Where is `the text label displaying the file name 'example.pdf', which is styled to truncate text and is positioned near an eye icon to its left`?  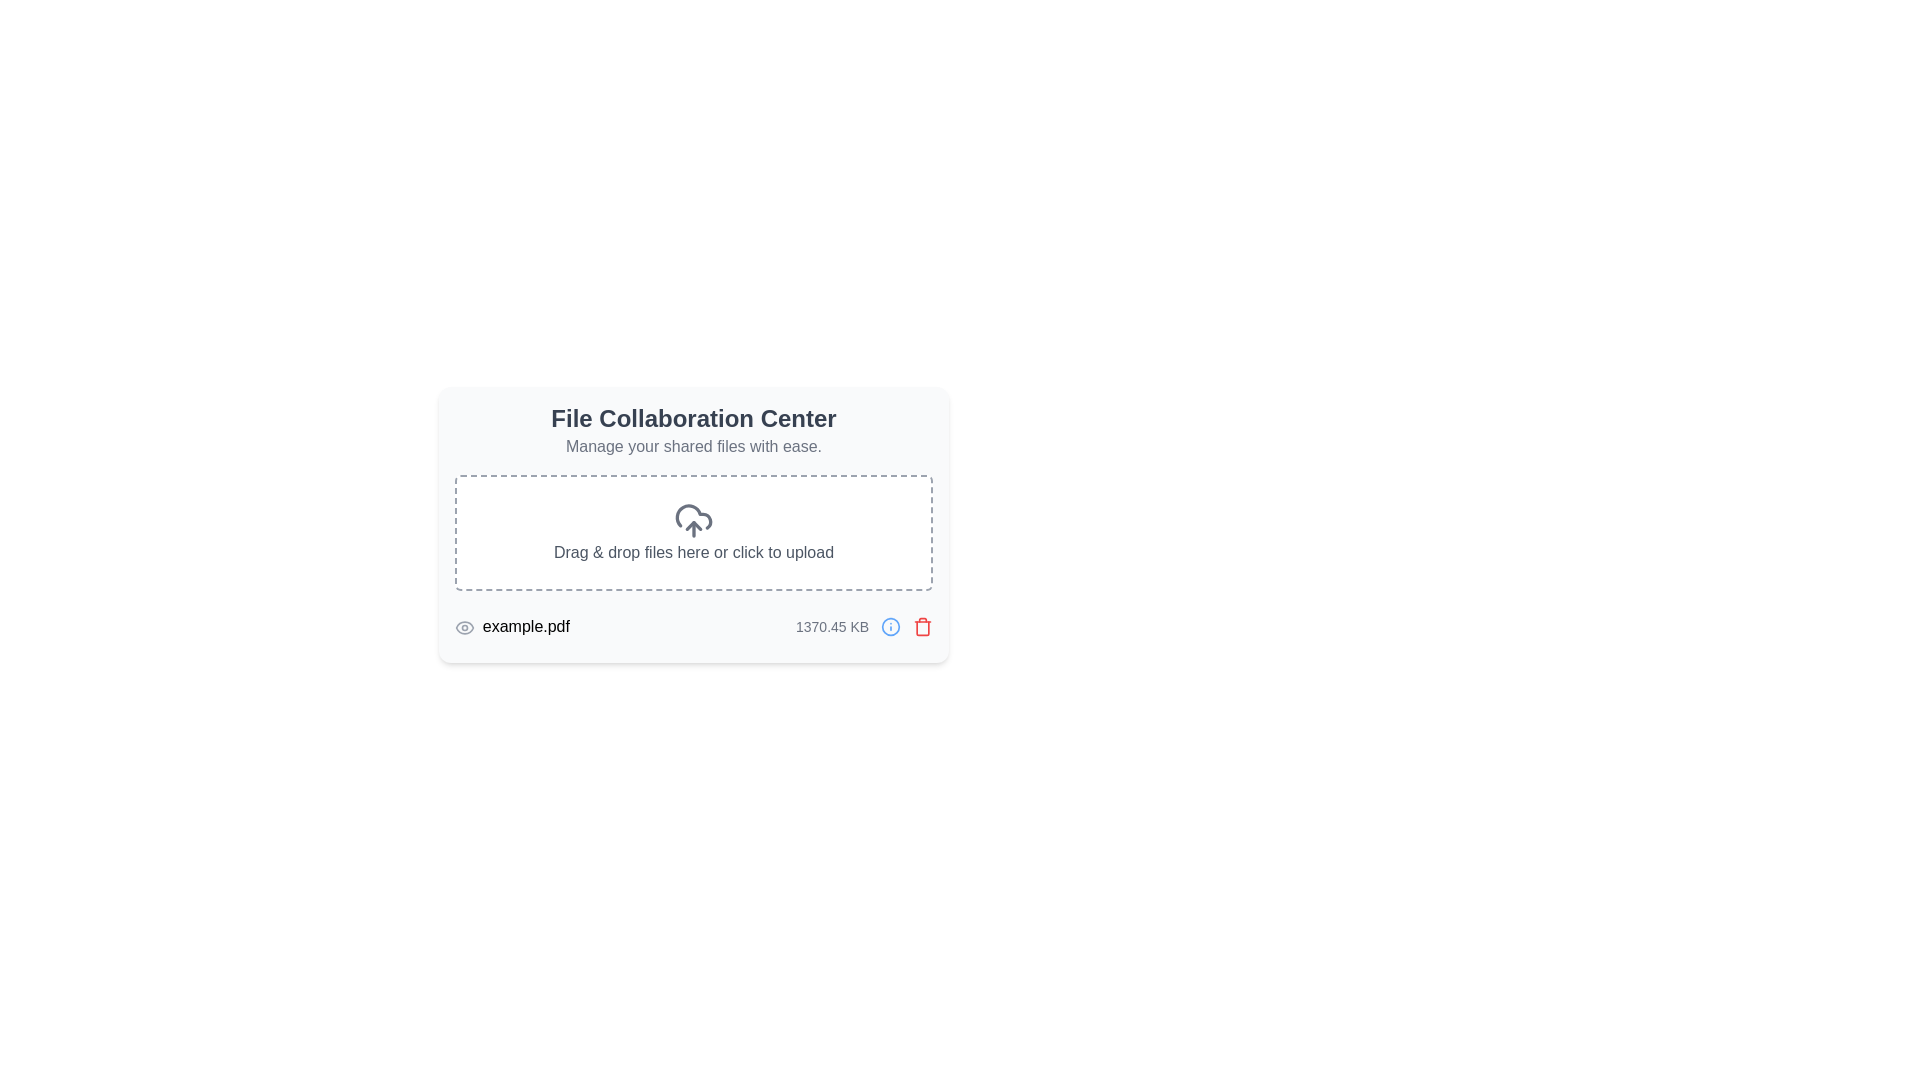
the text label displaying the file name 'example.pdf', which is styled to truncate text and is positioned near an eye icon to its left is located at coordinates (512, 626).